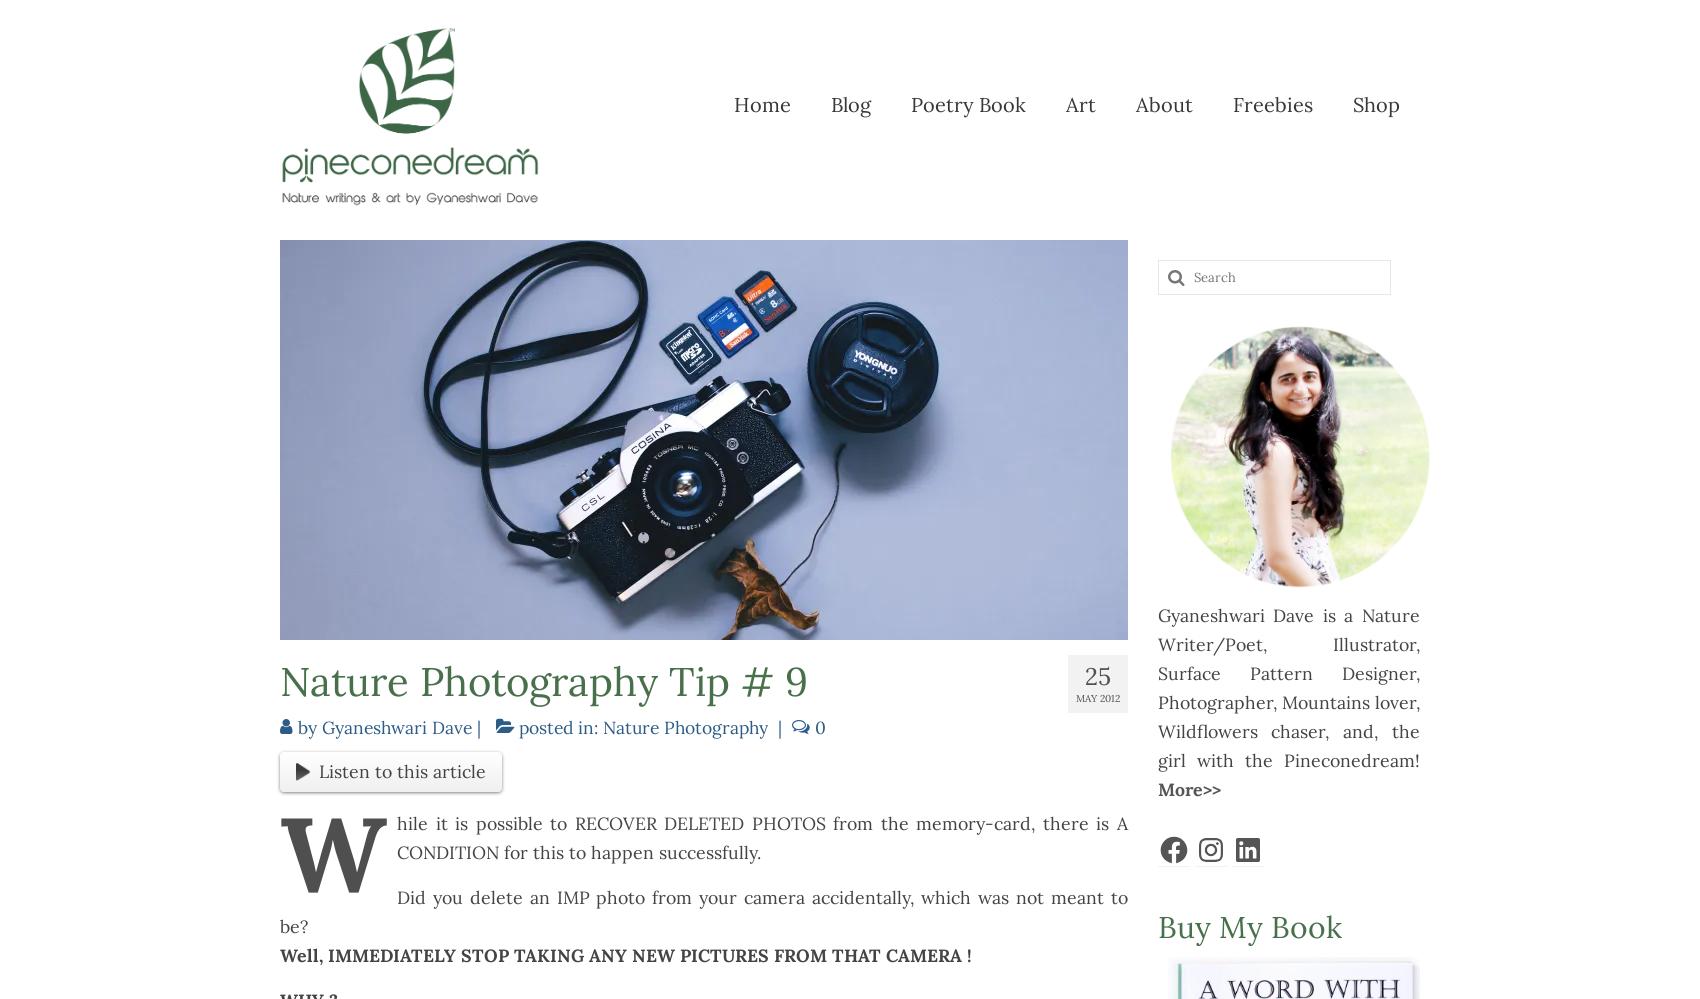 This screenshot has height=999, width=1700. I want to click on 'Nature Photography', so click(601, 726).